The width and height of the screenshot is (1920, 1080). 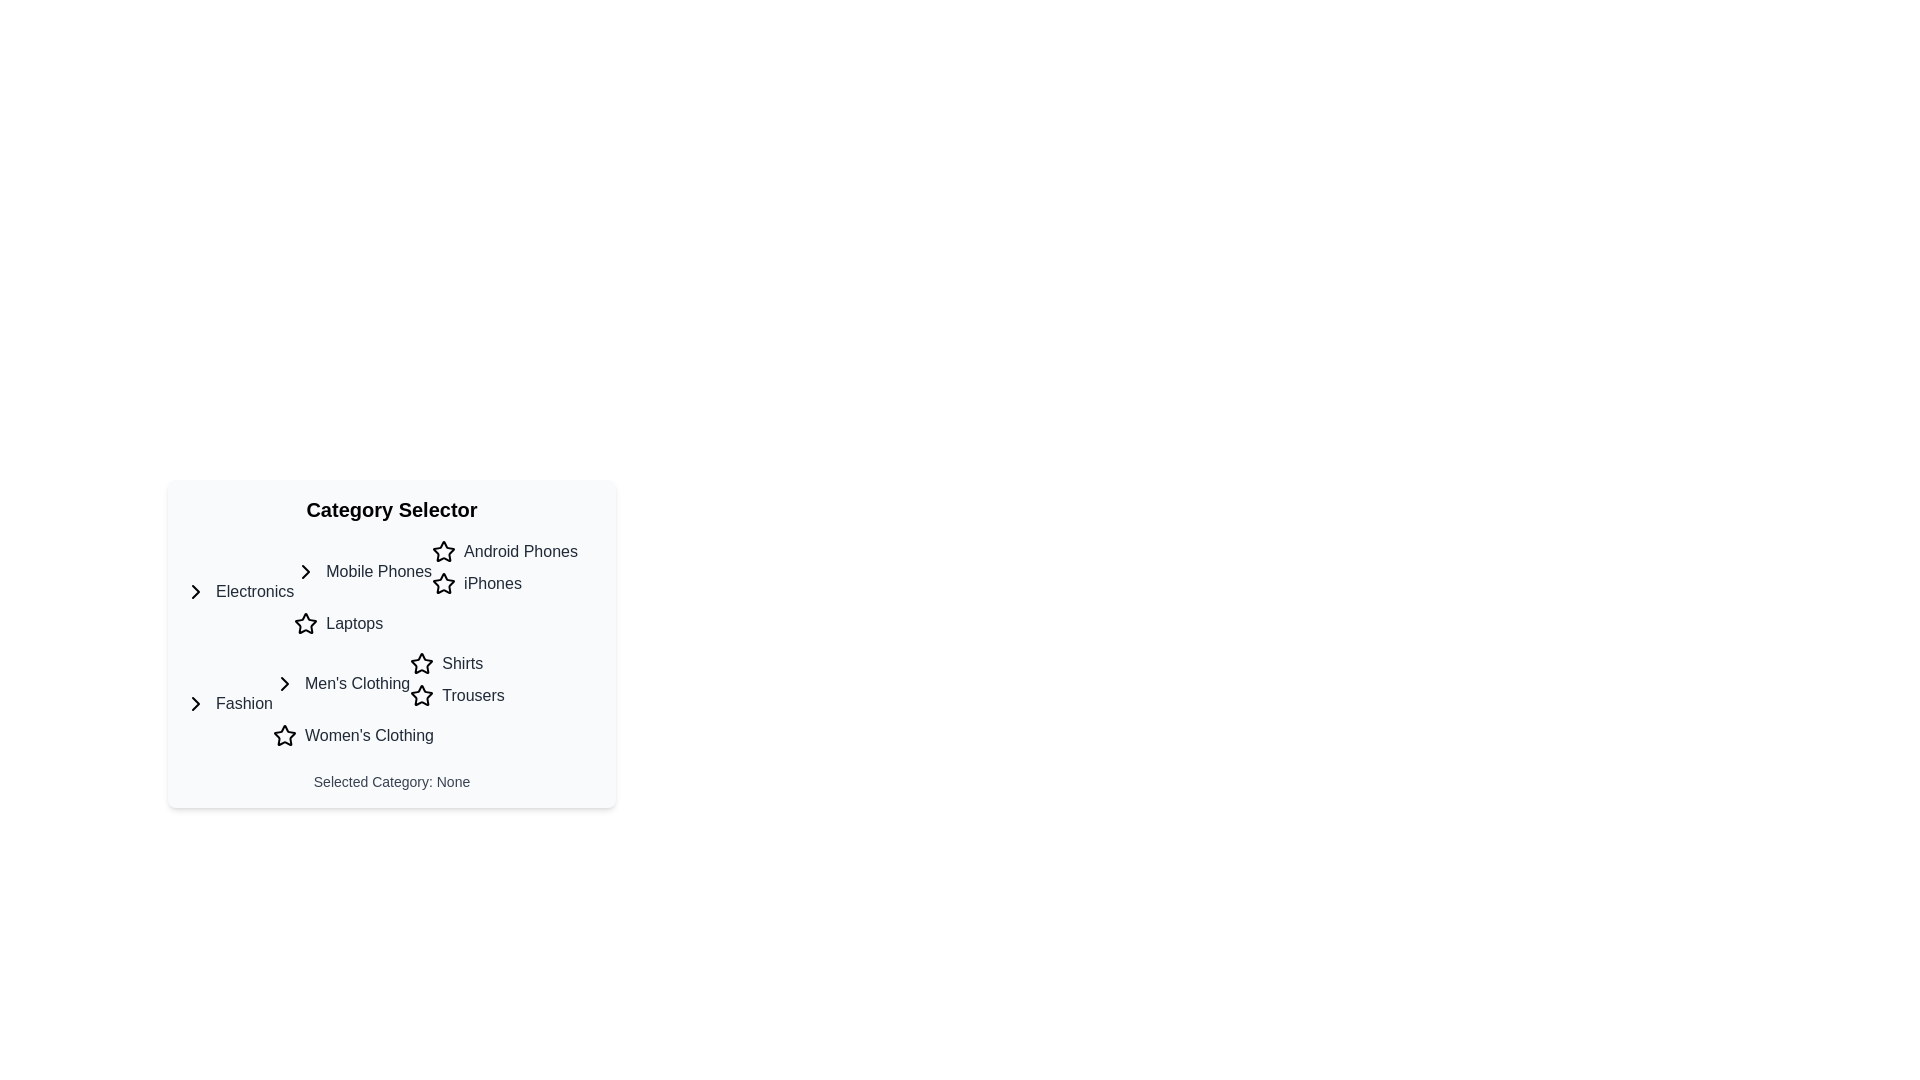 What do you see at coordinates (421, 663) in the screenshot?
I see `the third star-shaped icon from the left in the 'Men's Clothing' section, adjacent to the text 'Shirts'` at bounding box center [421, 663].